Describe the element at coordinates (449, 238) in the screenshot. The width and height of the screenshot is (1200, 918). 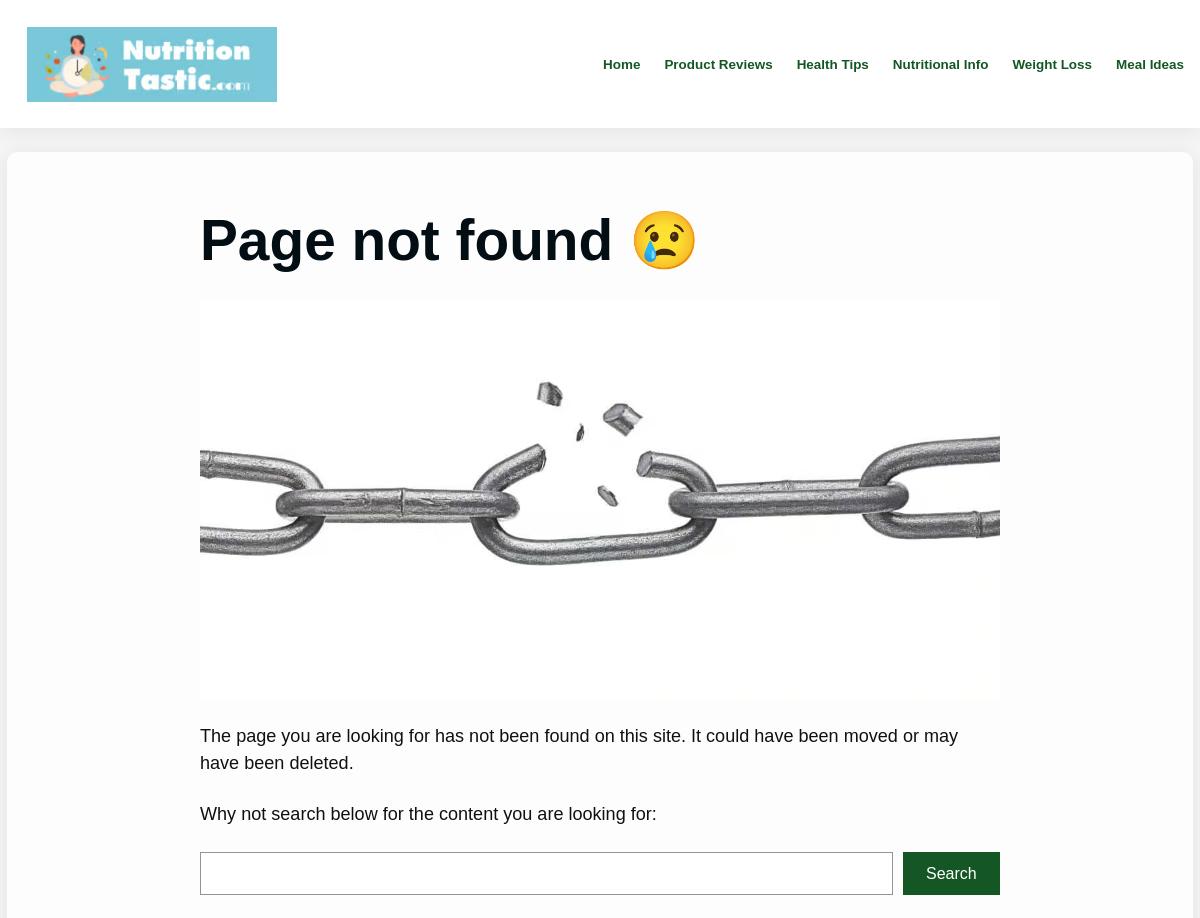
I see `'Page not found 😢'` at that location.